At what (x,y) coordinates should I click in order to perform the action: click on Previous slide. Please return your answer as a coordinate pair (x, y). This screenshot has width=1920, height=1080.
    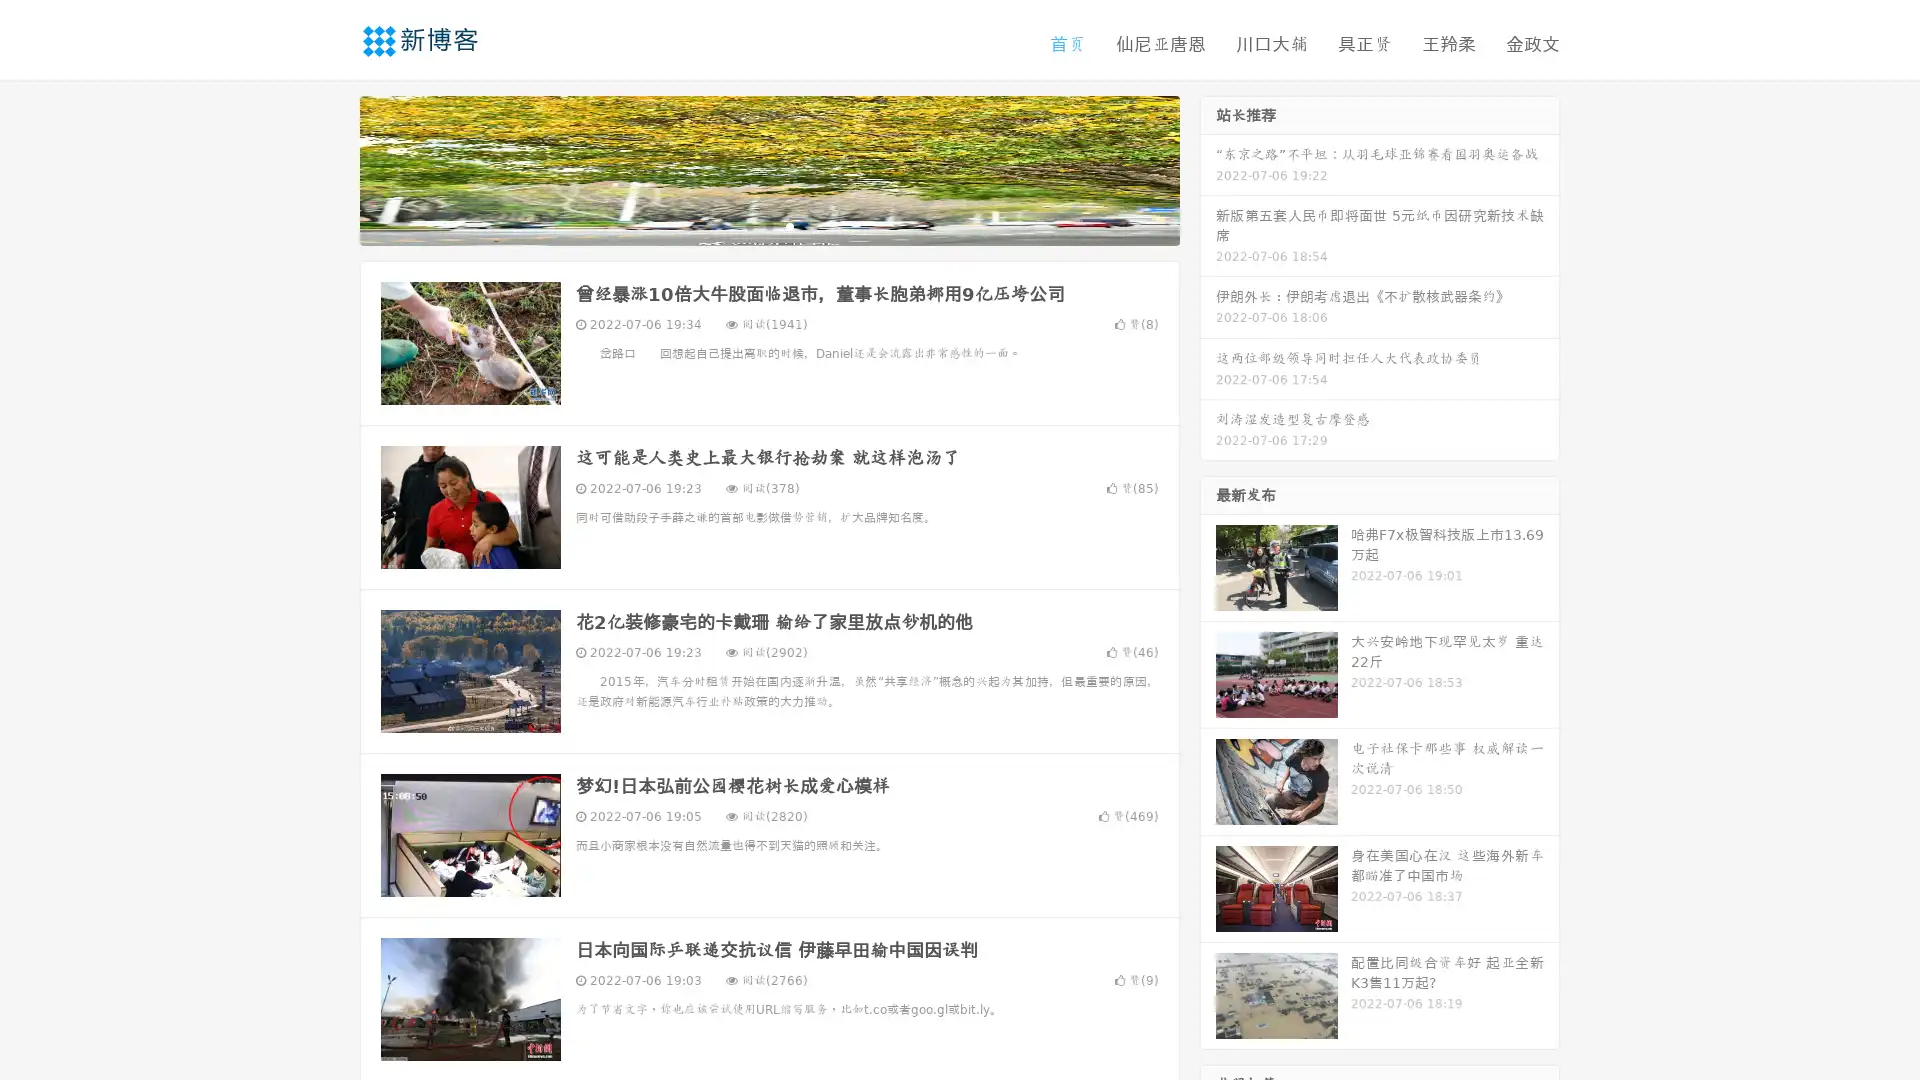
    Looking at the image, I should click on (330, 168).